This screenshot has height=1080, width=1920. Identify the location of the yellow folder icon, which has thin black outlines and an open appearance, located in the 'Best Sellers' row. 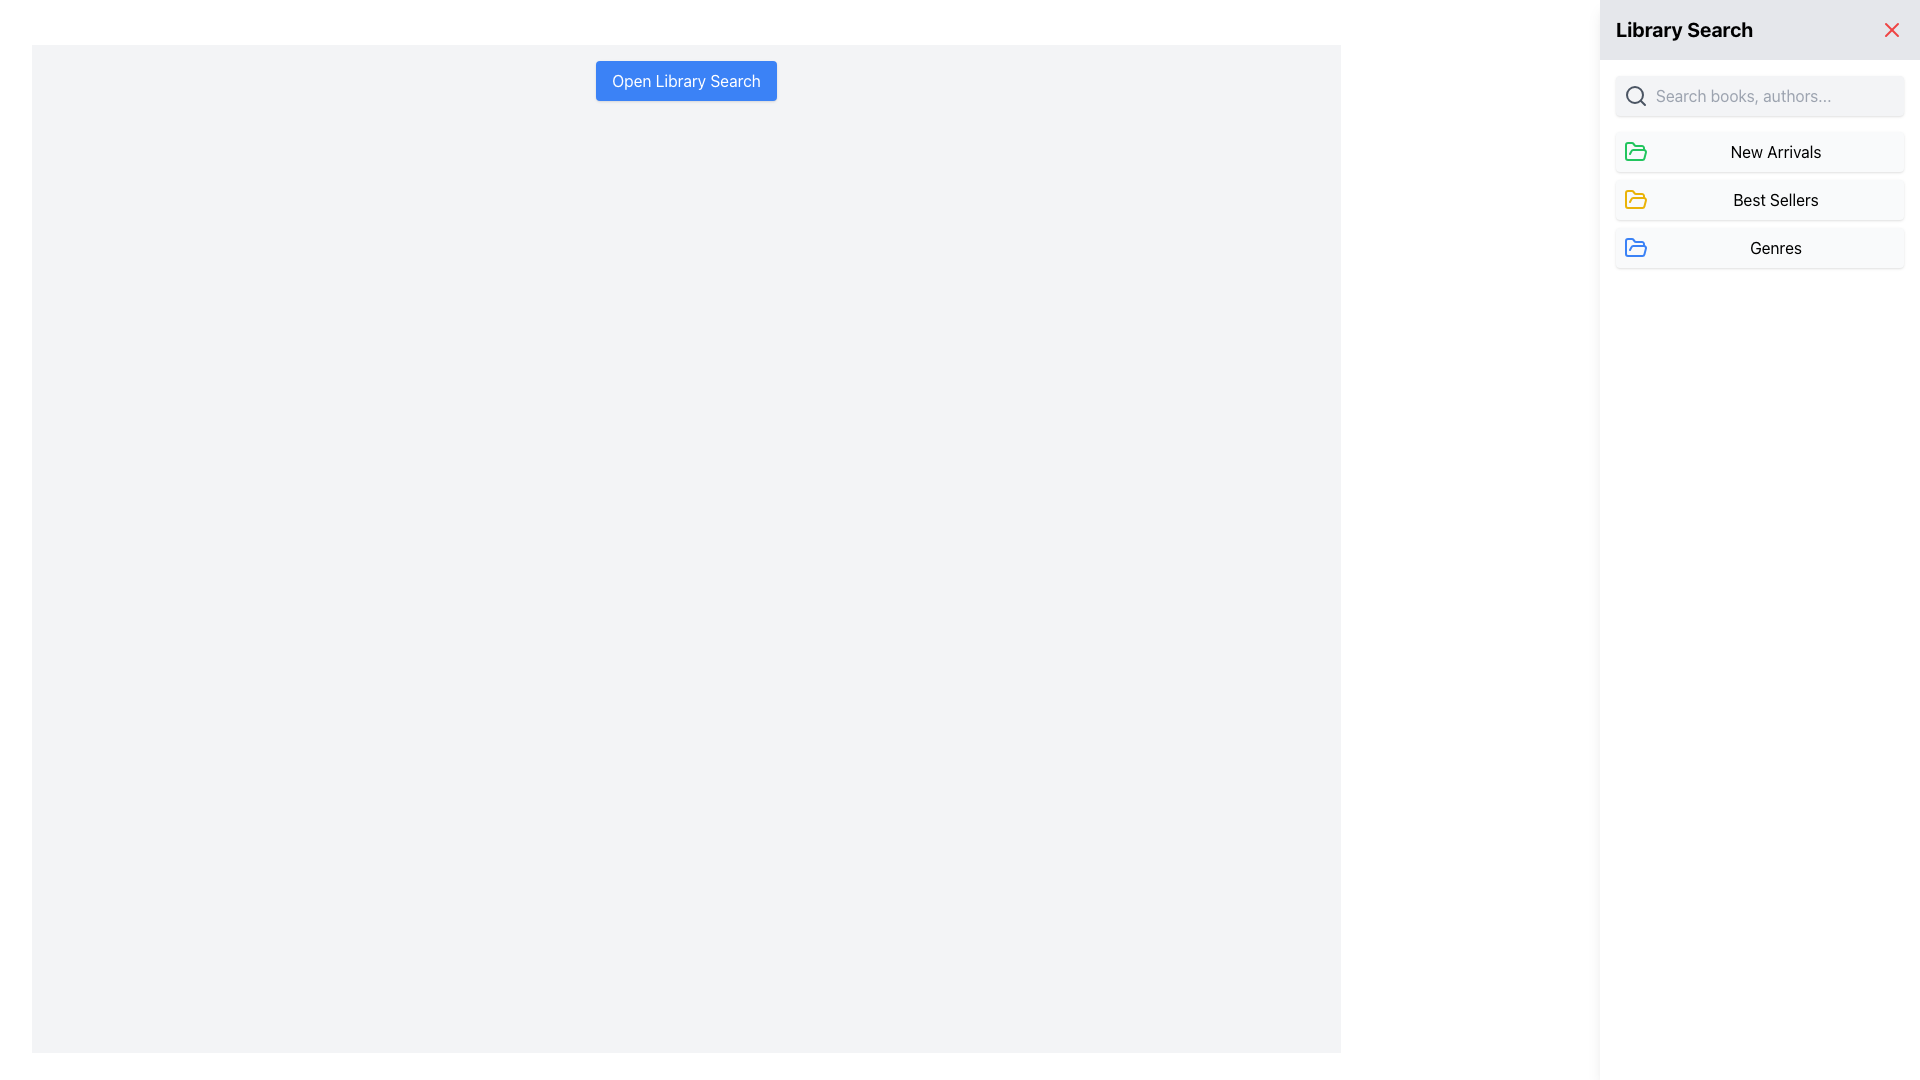
(1636, 200).